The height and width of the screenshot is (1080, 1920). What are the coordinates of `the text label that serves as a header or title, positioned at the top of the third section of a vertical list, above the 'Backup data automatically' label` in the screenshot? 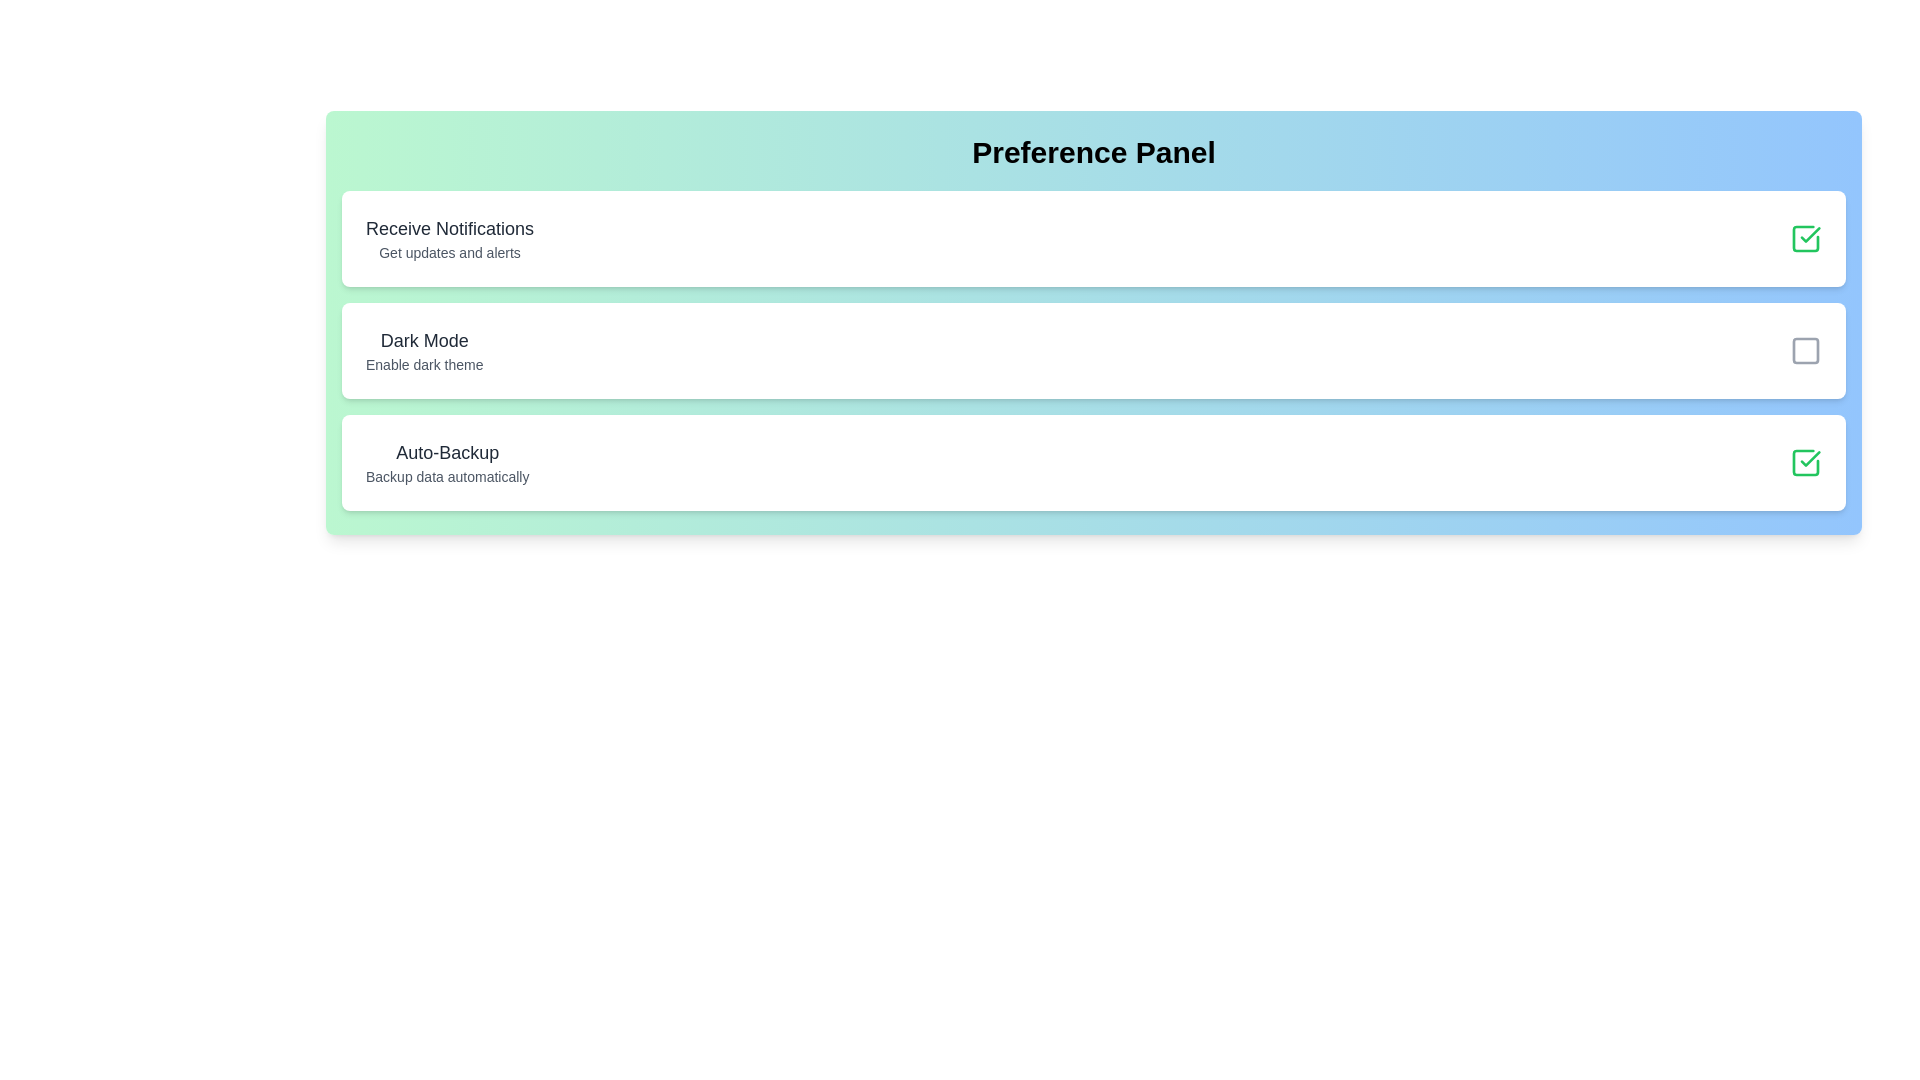 It's located at (446, 452).